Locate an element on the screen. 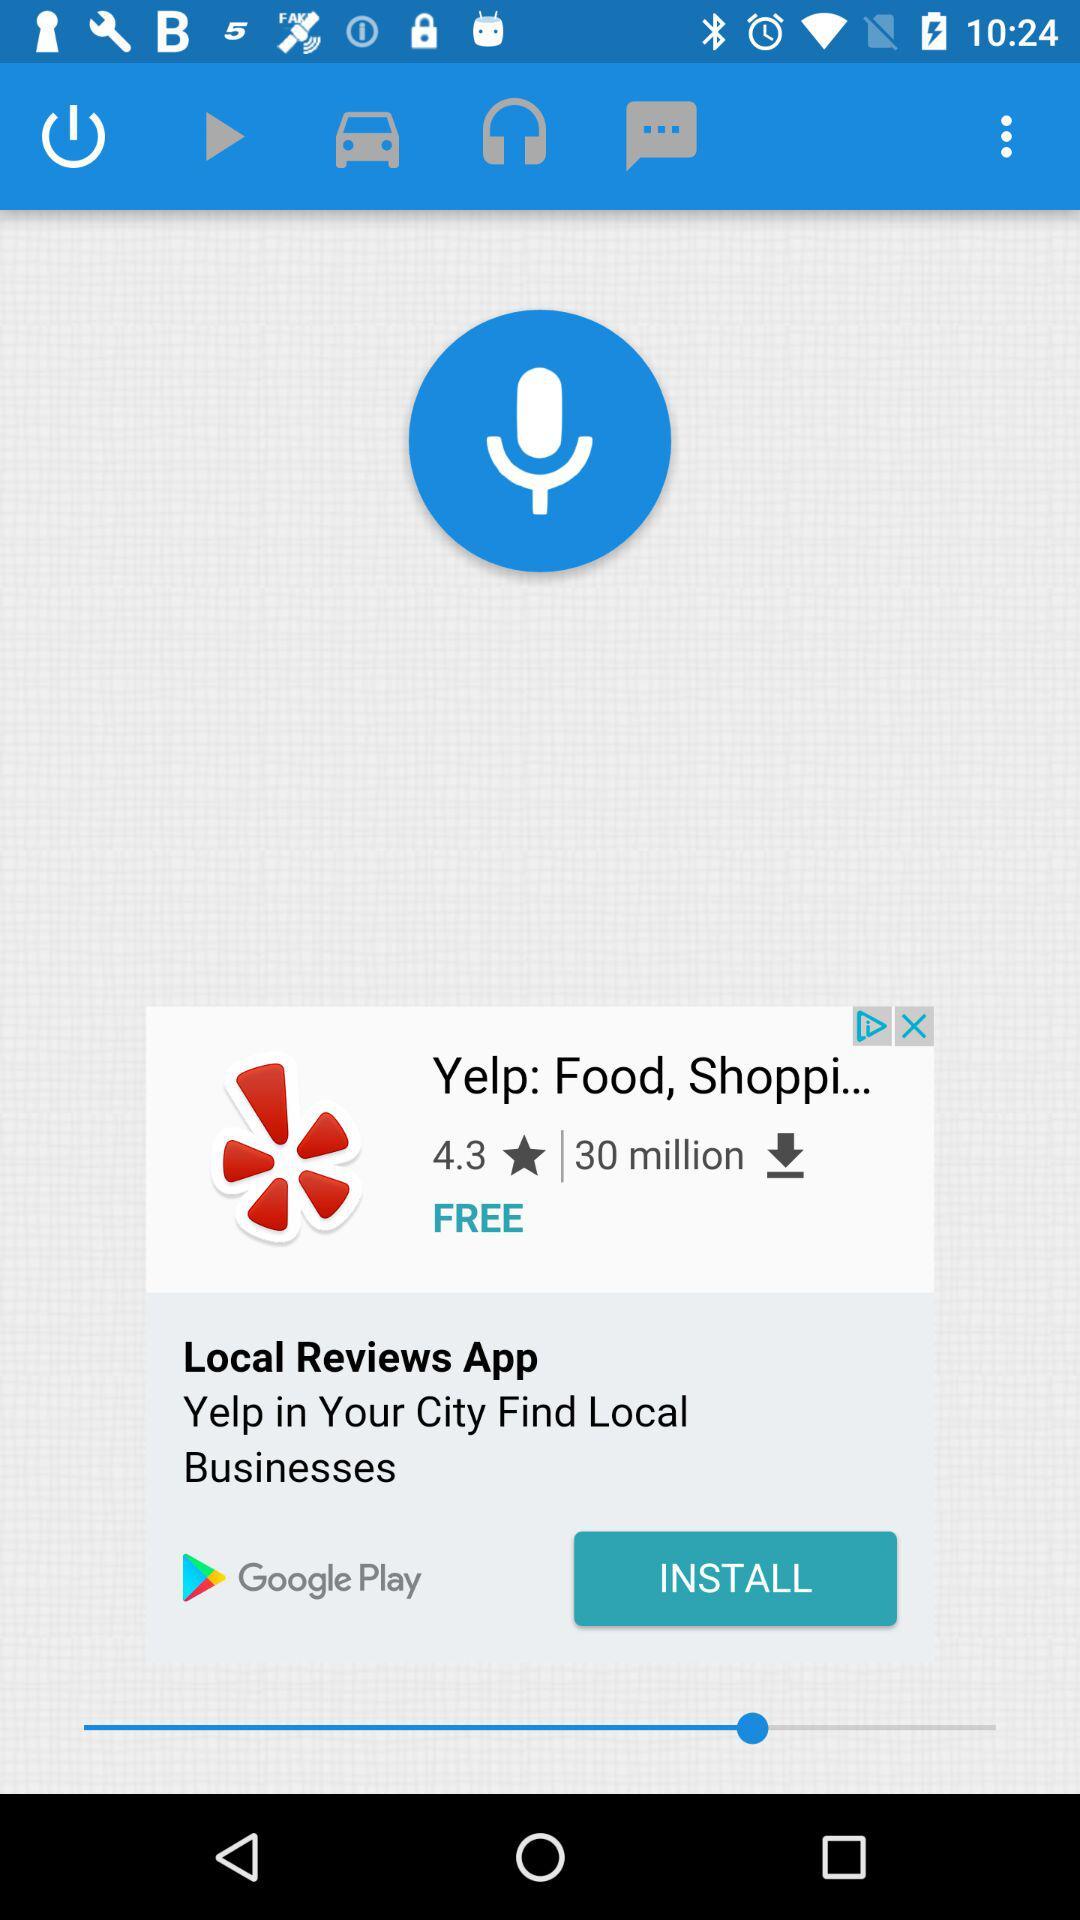 This screenshot has height=1920, width=1080. the play icon is located at coordinates (220, 135).